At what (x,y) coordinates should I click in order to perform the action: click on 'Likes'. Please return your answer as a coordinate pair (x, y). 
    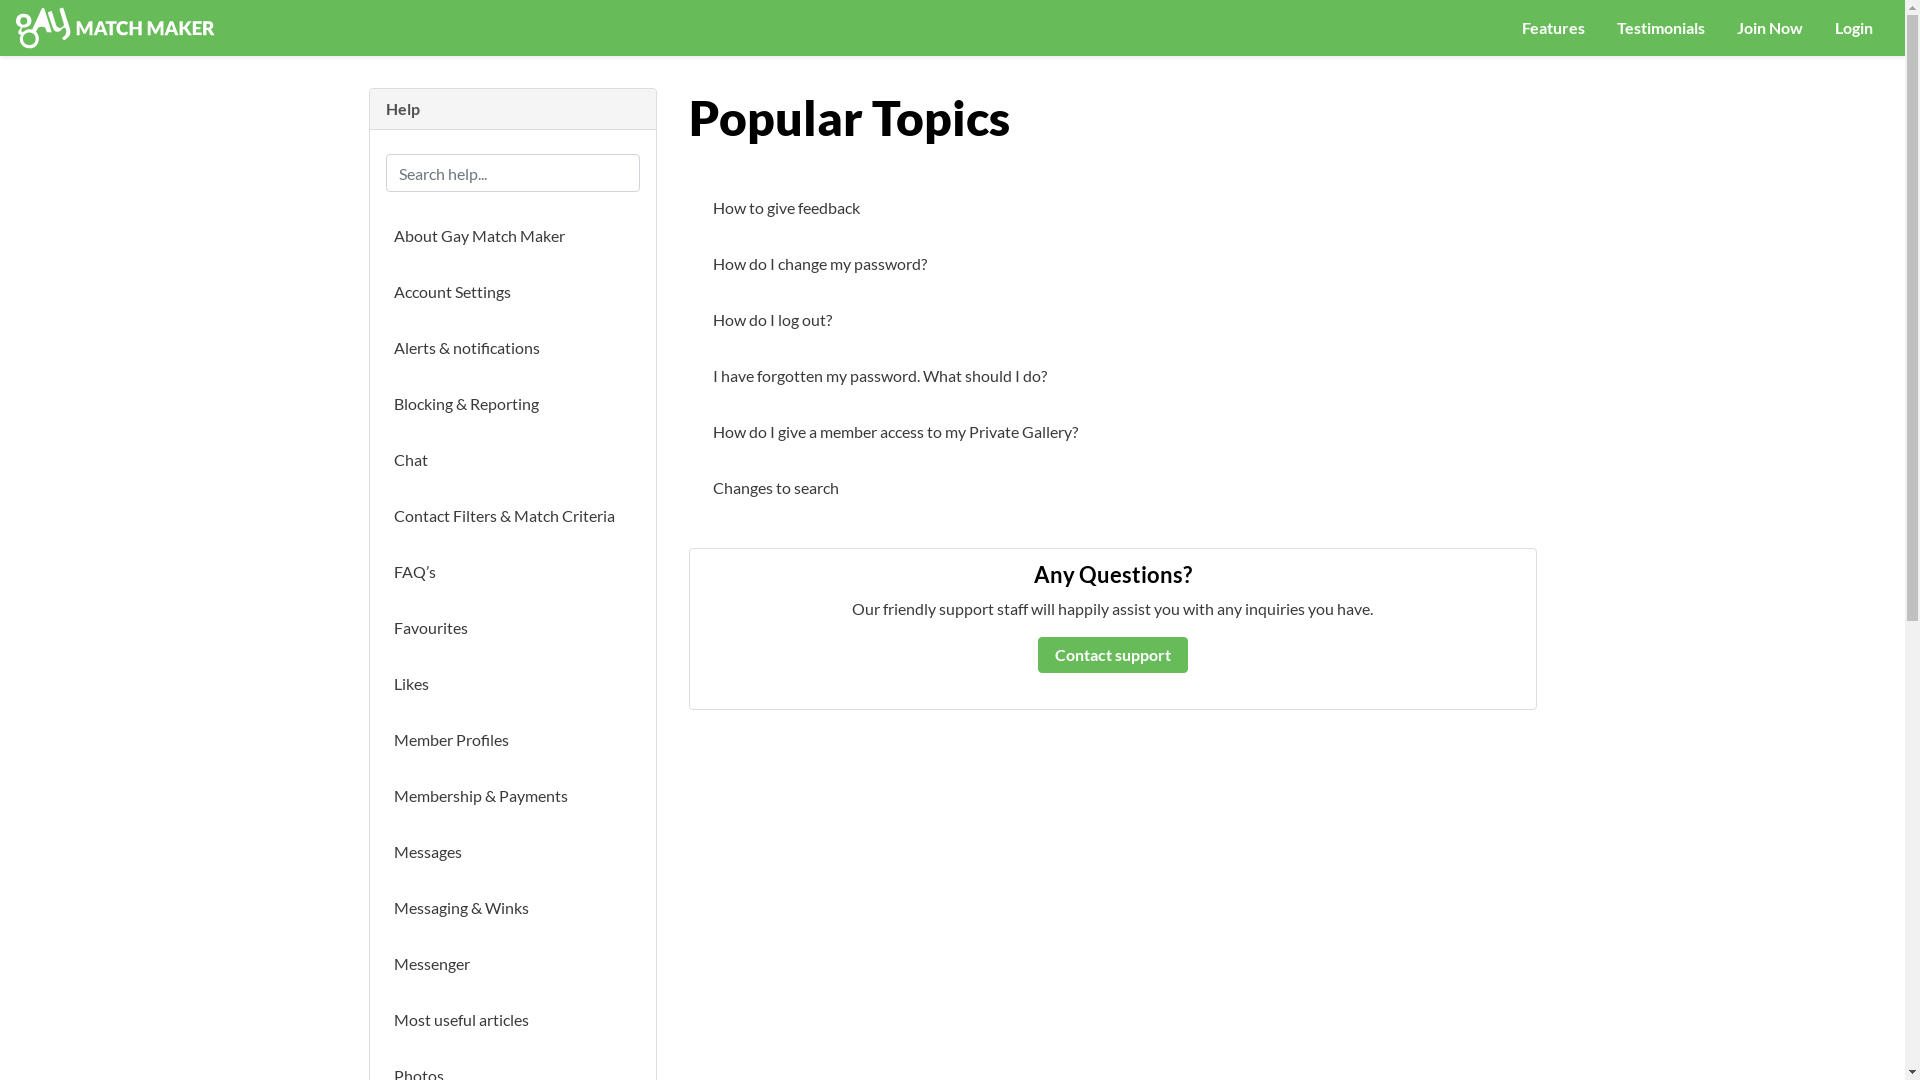
    Looking at the image, I should click on (513, 682).